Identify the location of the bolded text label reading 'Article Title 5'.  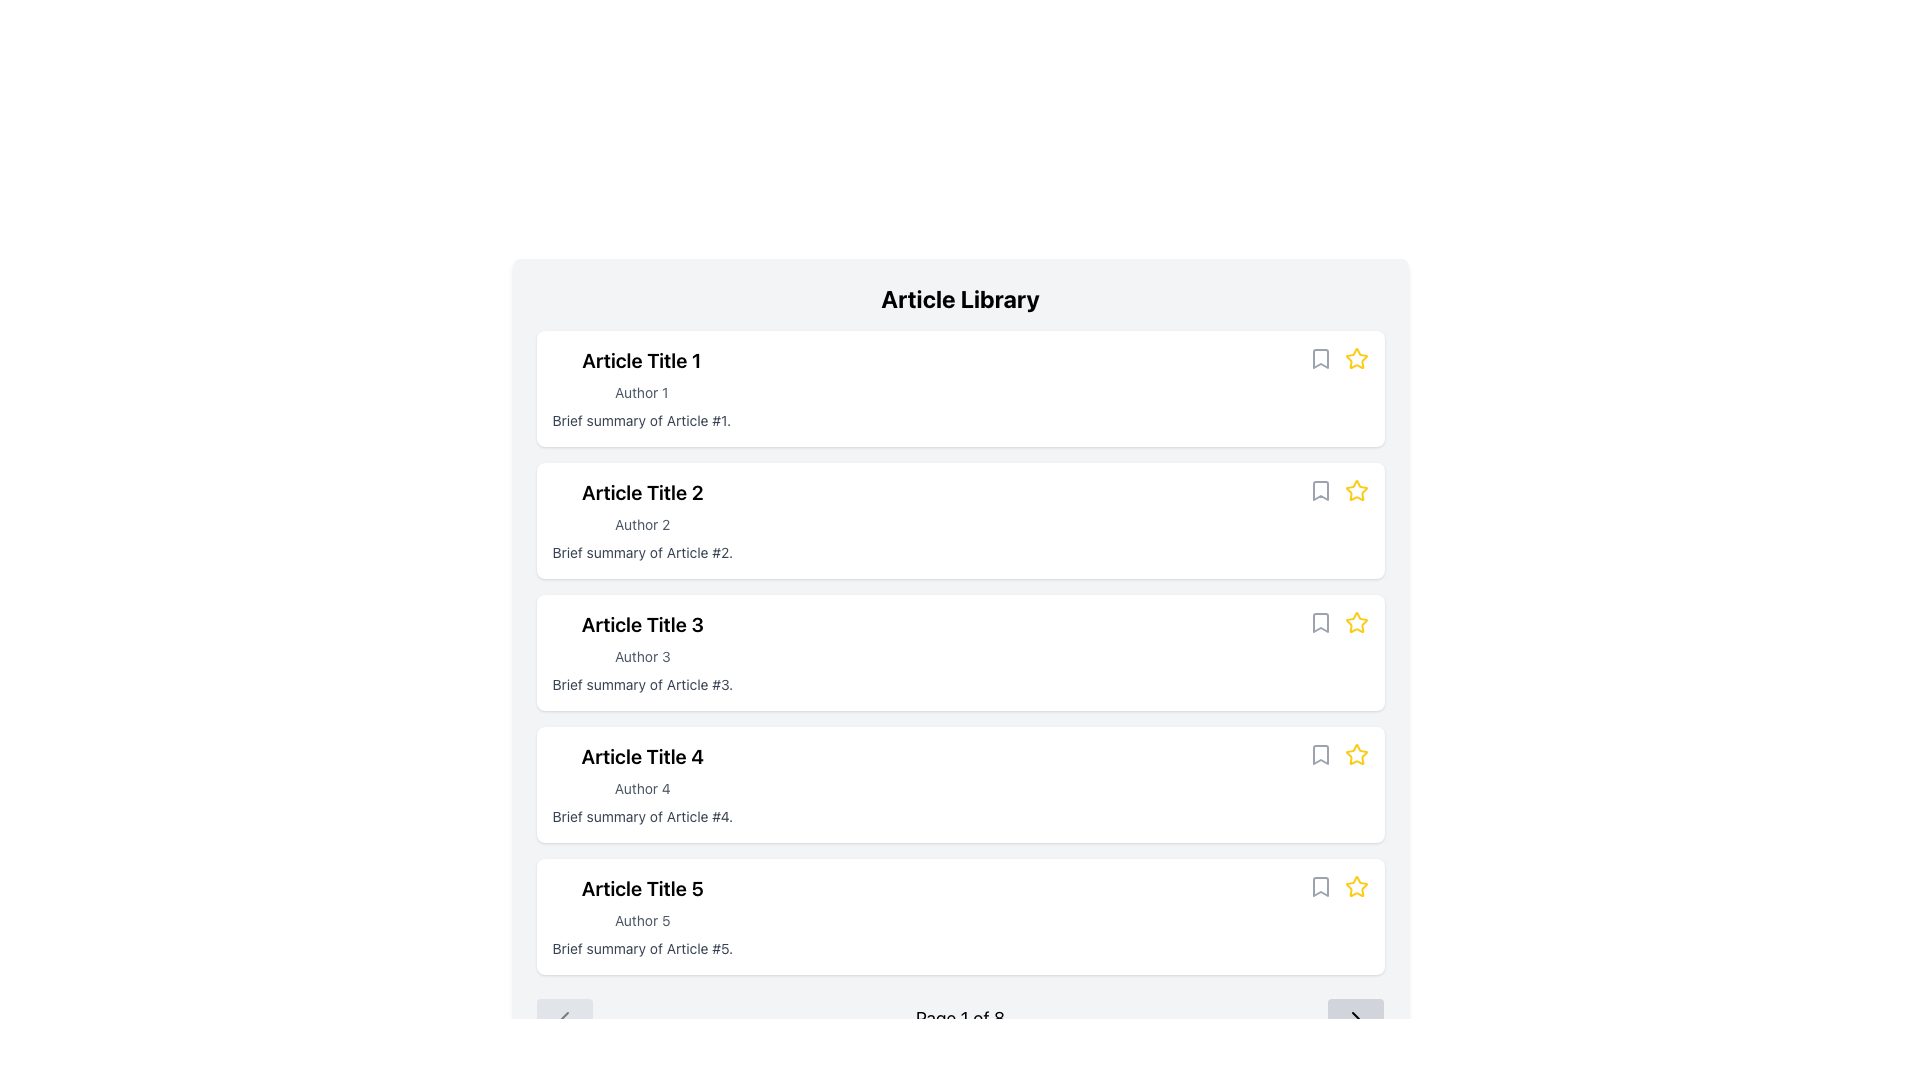
(642, 887).